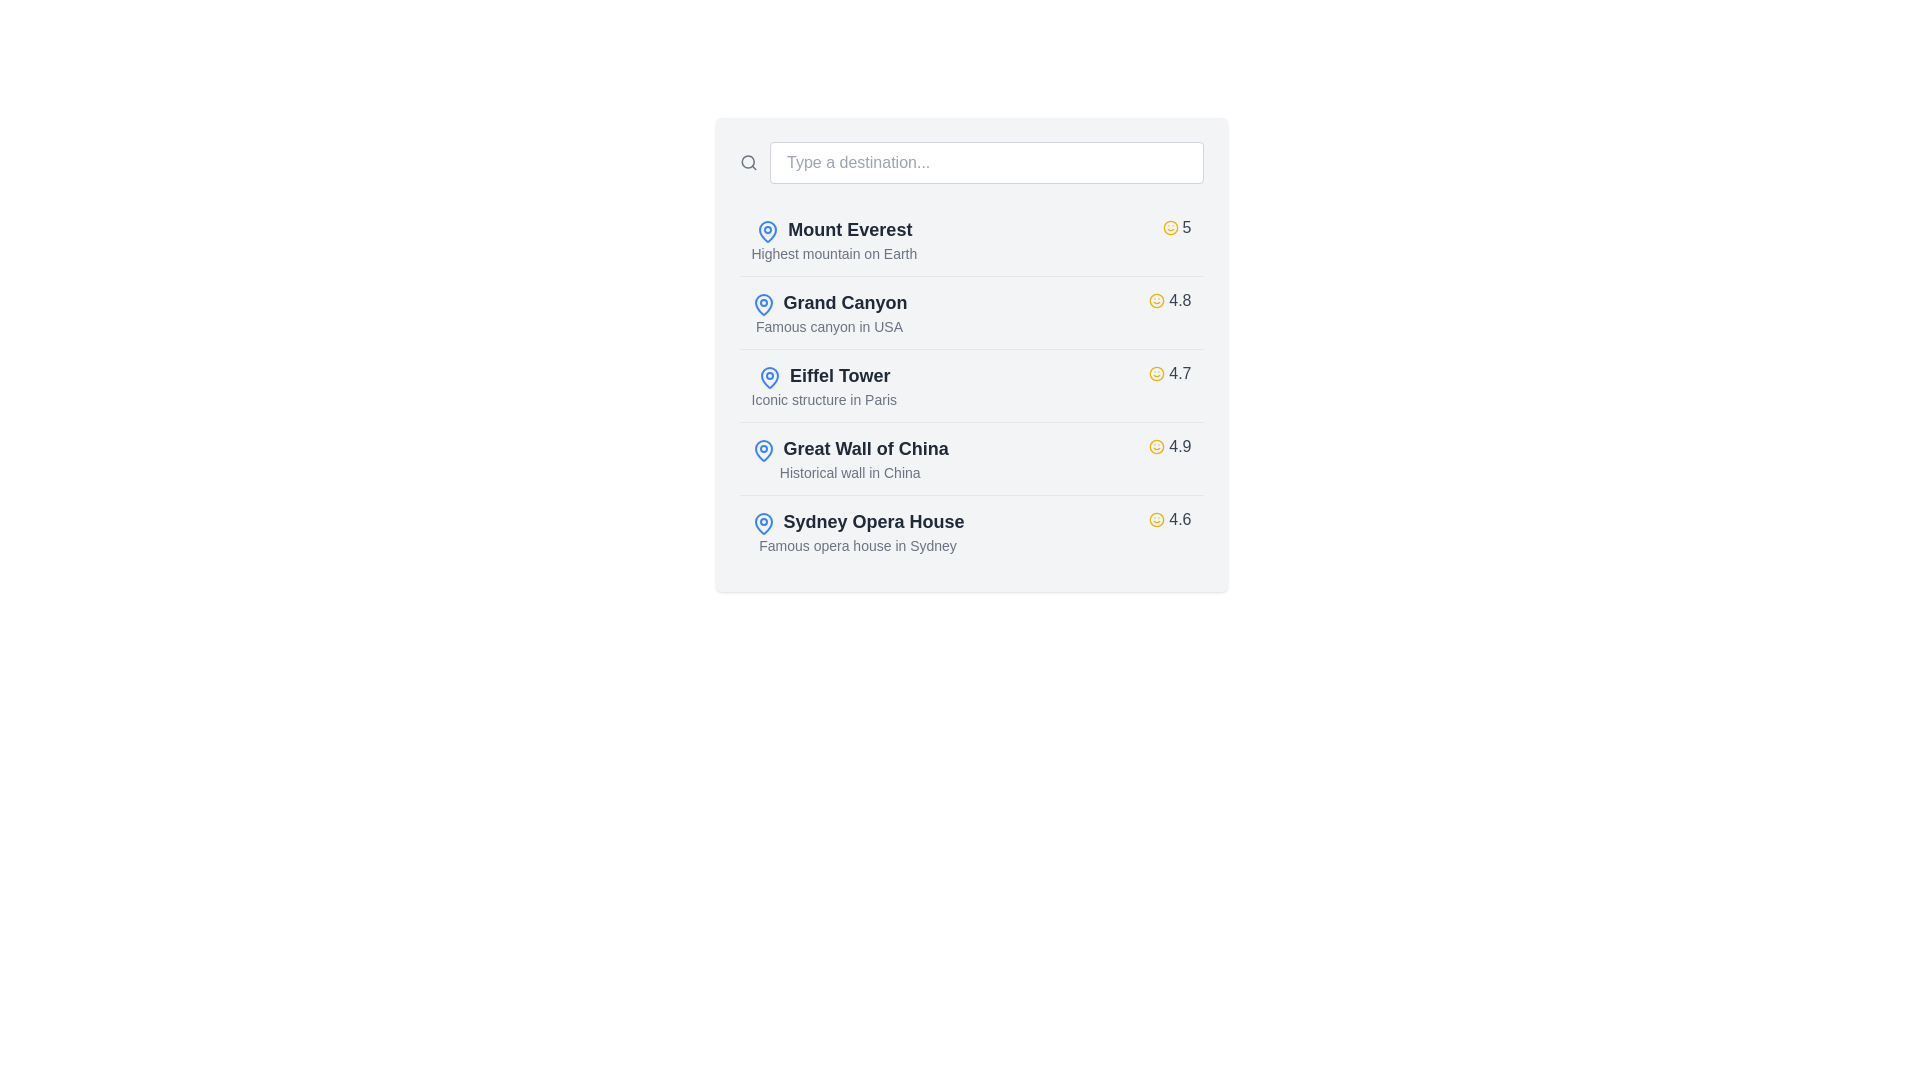 This screenshot has height=1080, width=1920. Describe the element at coordinates (1180, 374) in the screenshot. I see `the static text component displaying '4.7', which is styled in gray and located to the right of the yellow smiley face icon in the 'Eiffel Tower' row` at that location.